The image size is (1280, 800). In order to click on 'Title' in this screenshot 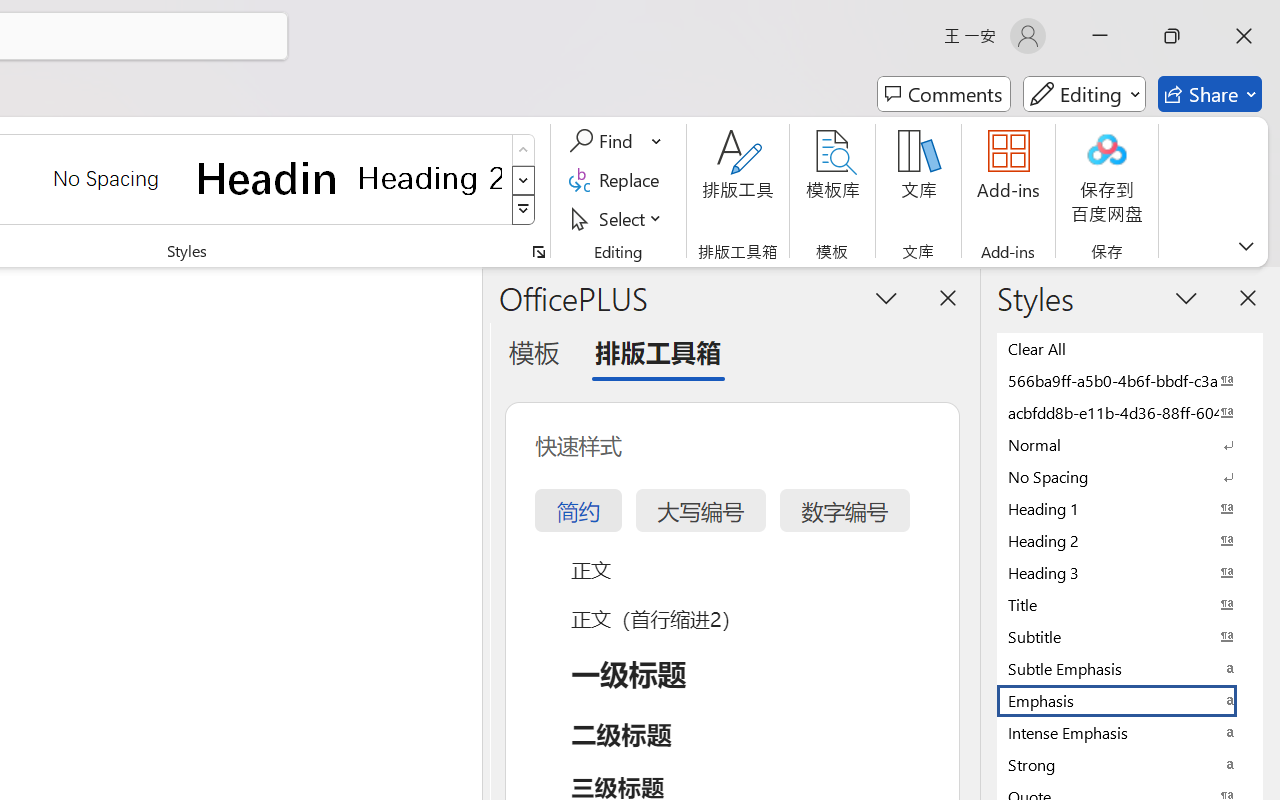, I will do `click(1130, 604)`.